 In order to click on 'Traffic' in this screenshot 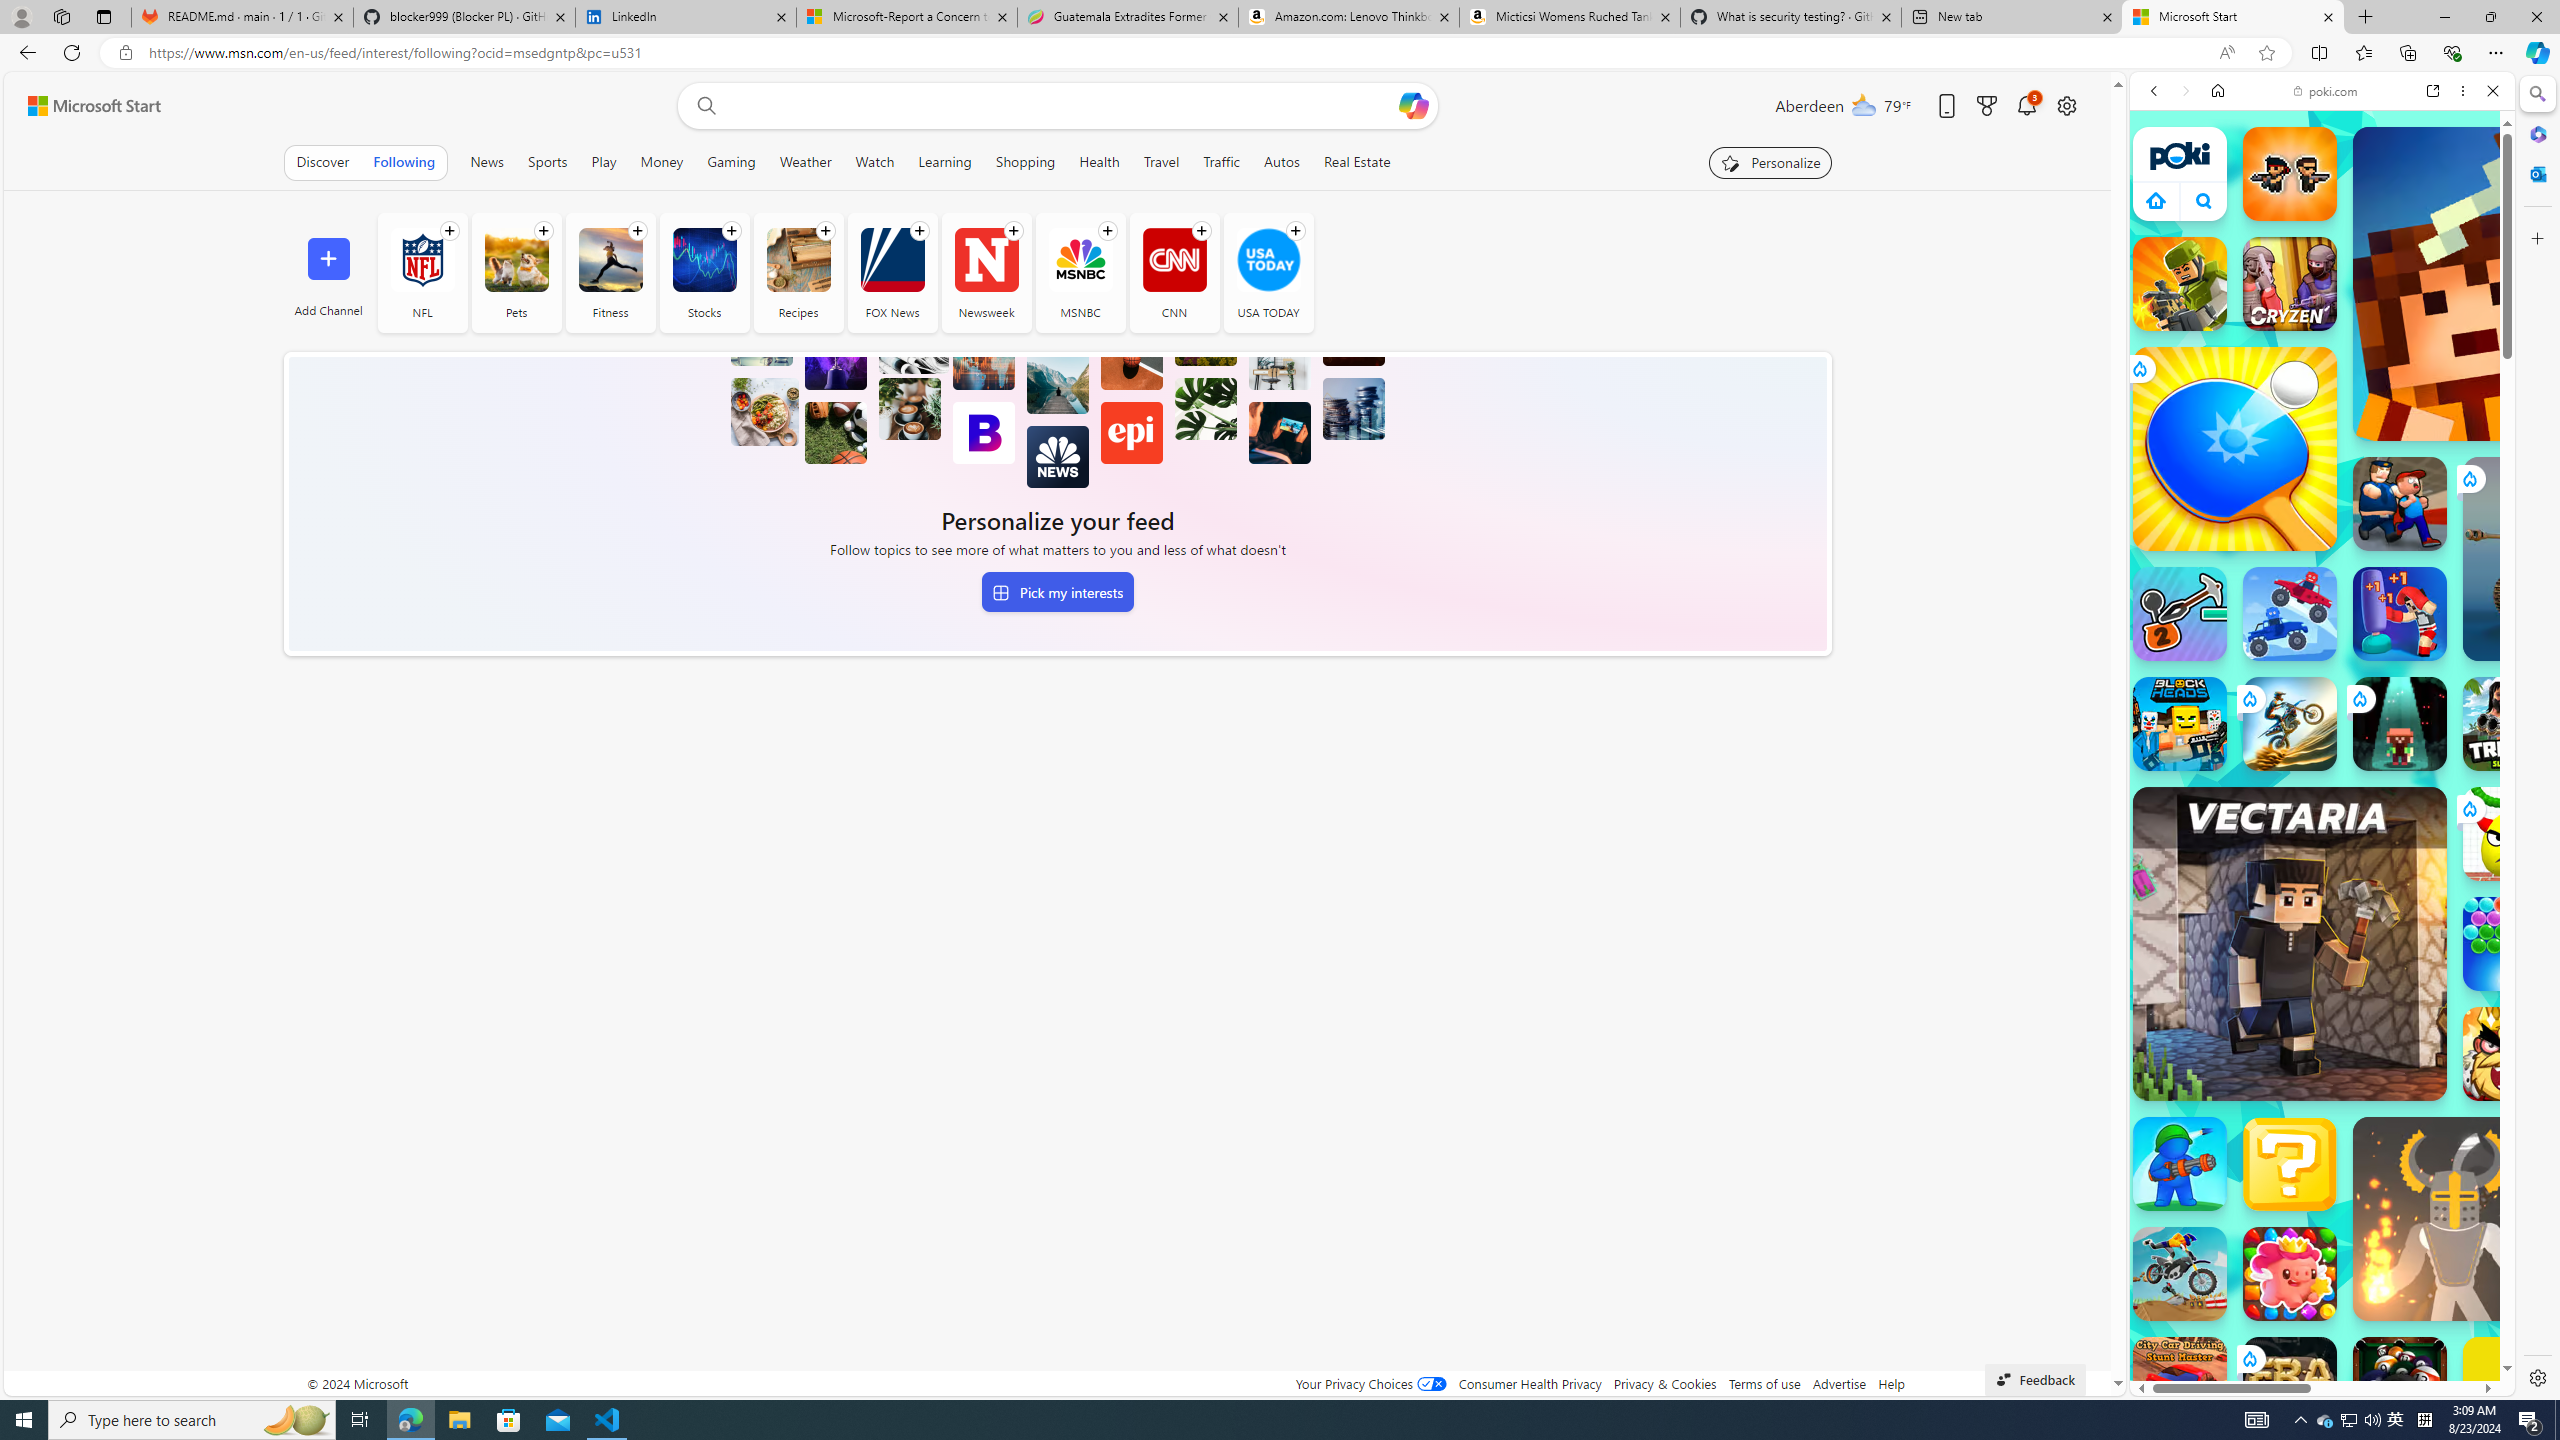, I will do `click(1220, 161)`.